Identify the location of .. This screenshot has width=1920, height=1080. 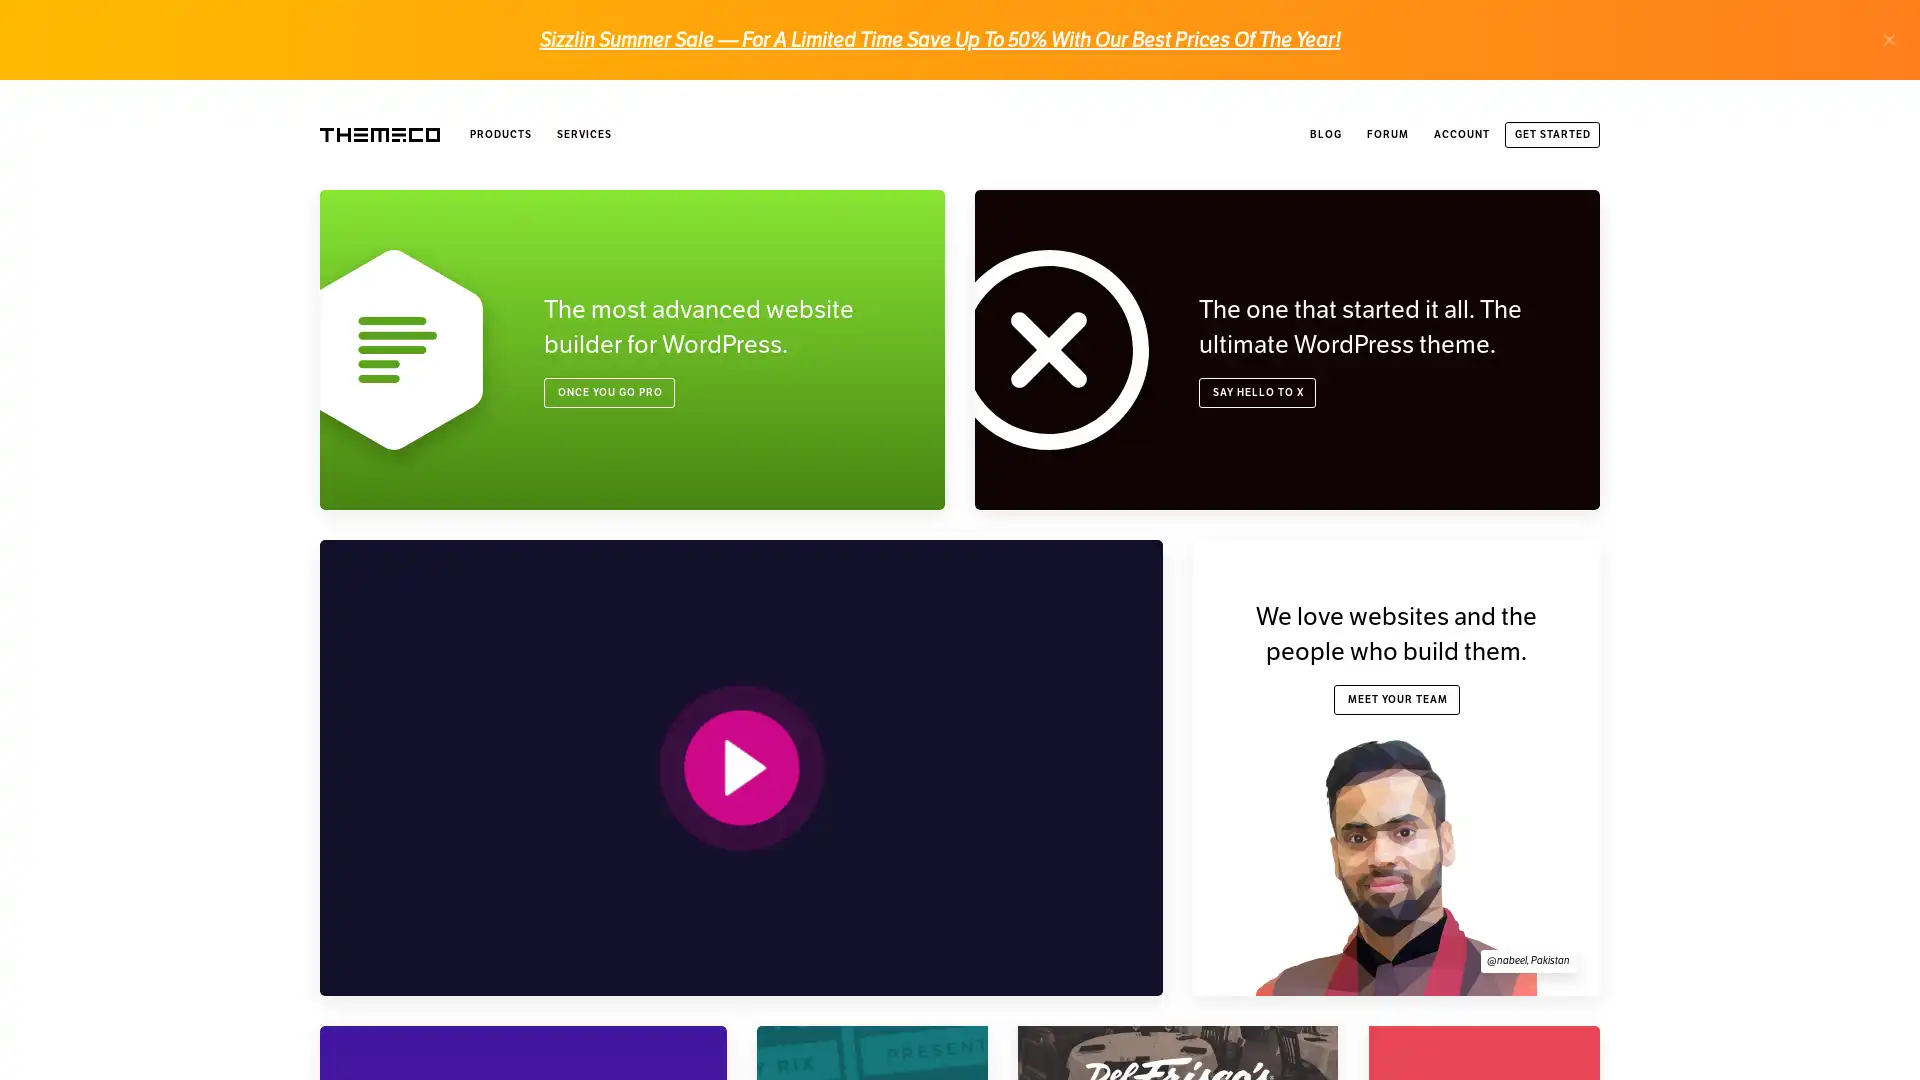
(1889, 39).